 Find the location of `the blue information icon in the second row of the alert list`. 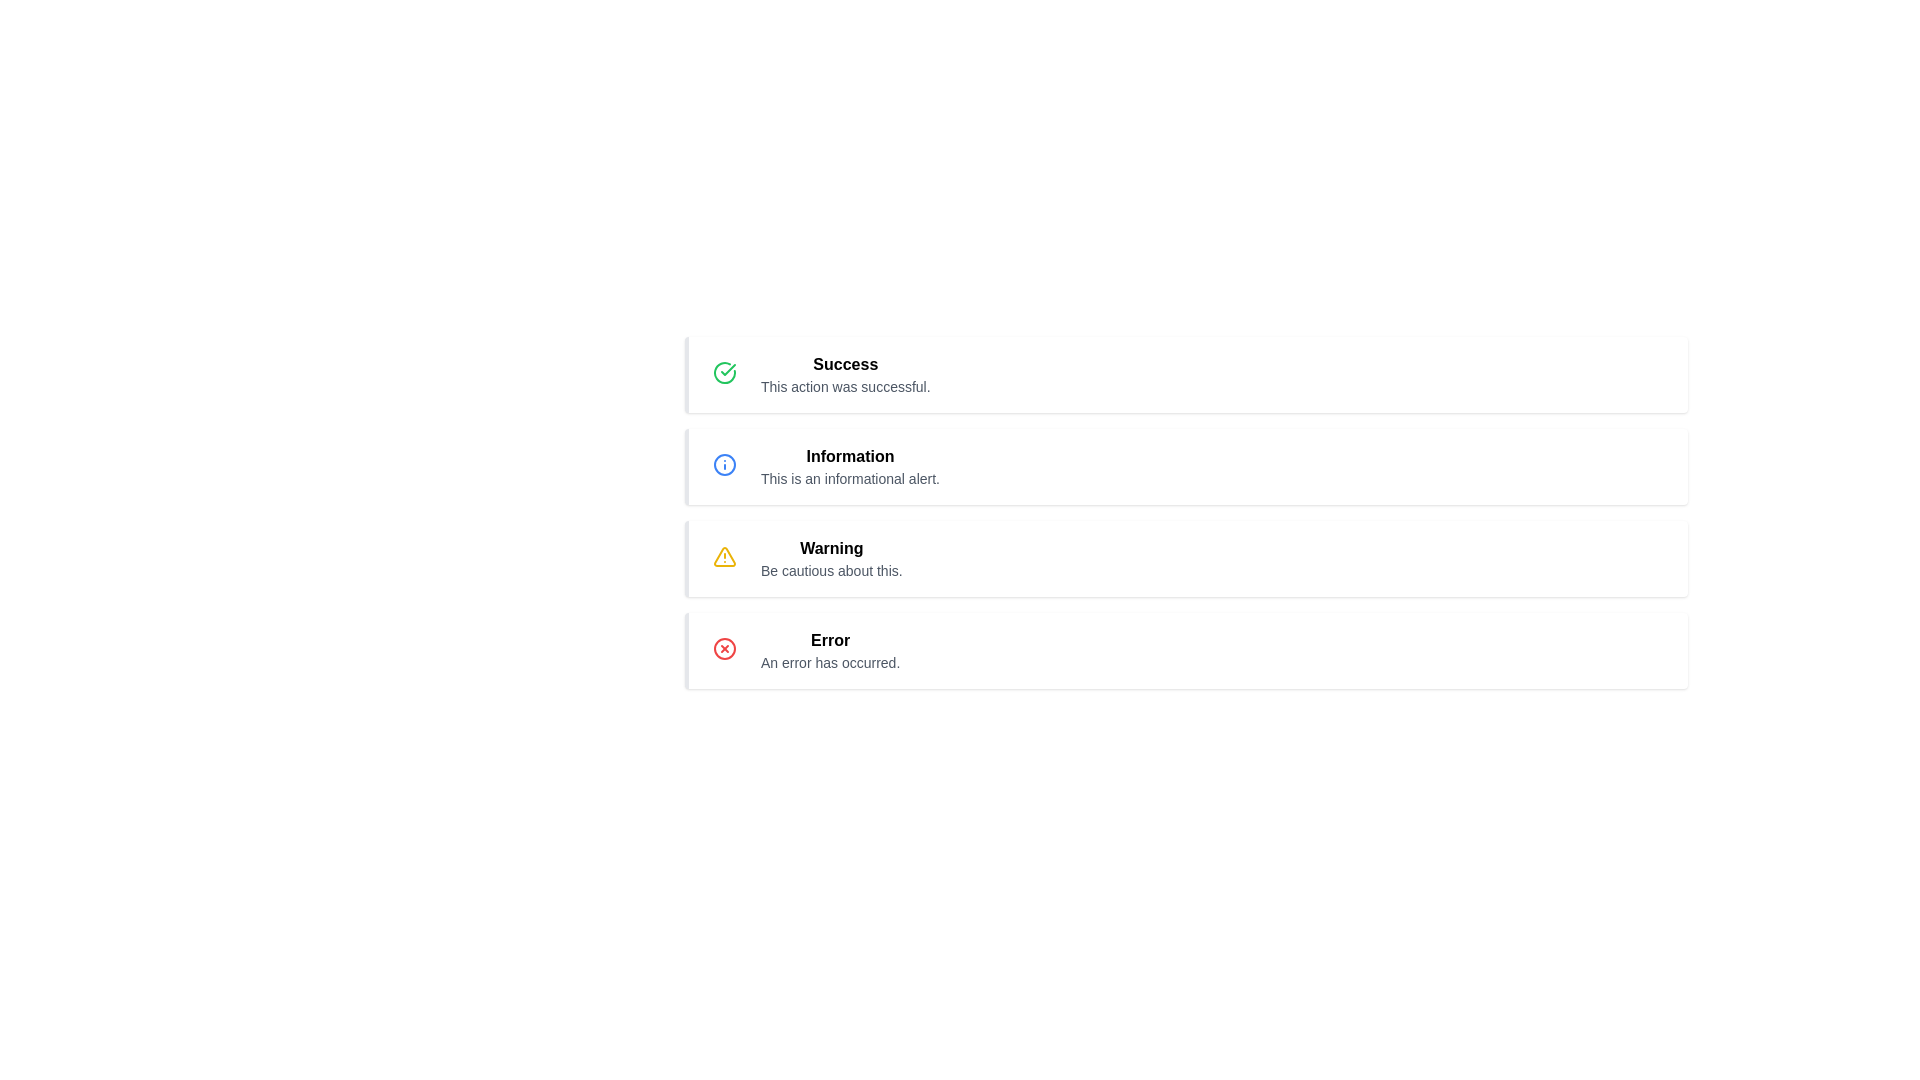

the blue information icon in the second row of the alert list is located at coordinates (723, 465).